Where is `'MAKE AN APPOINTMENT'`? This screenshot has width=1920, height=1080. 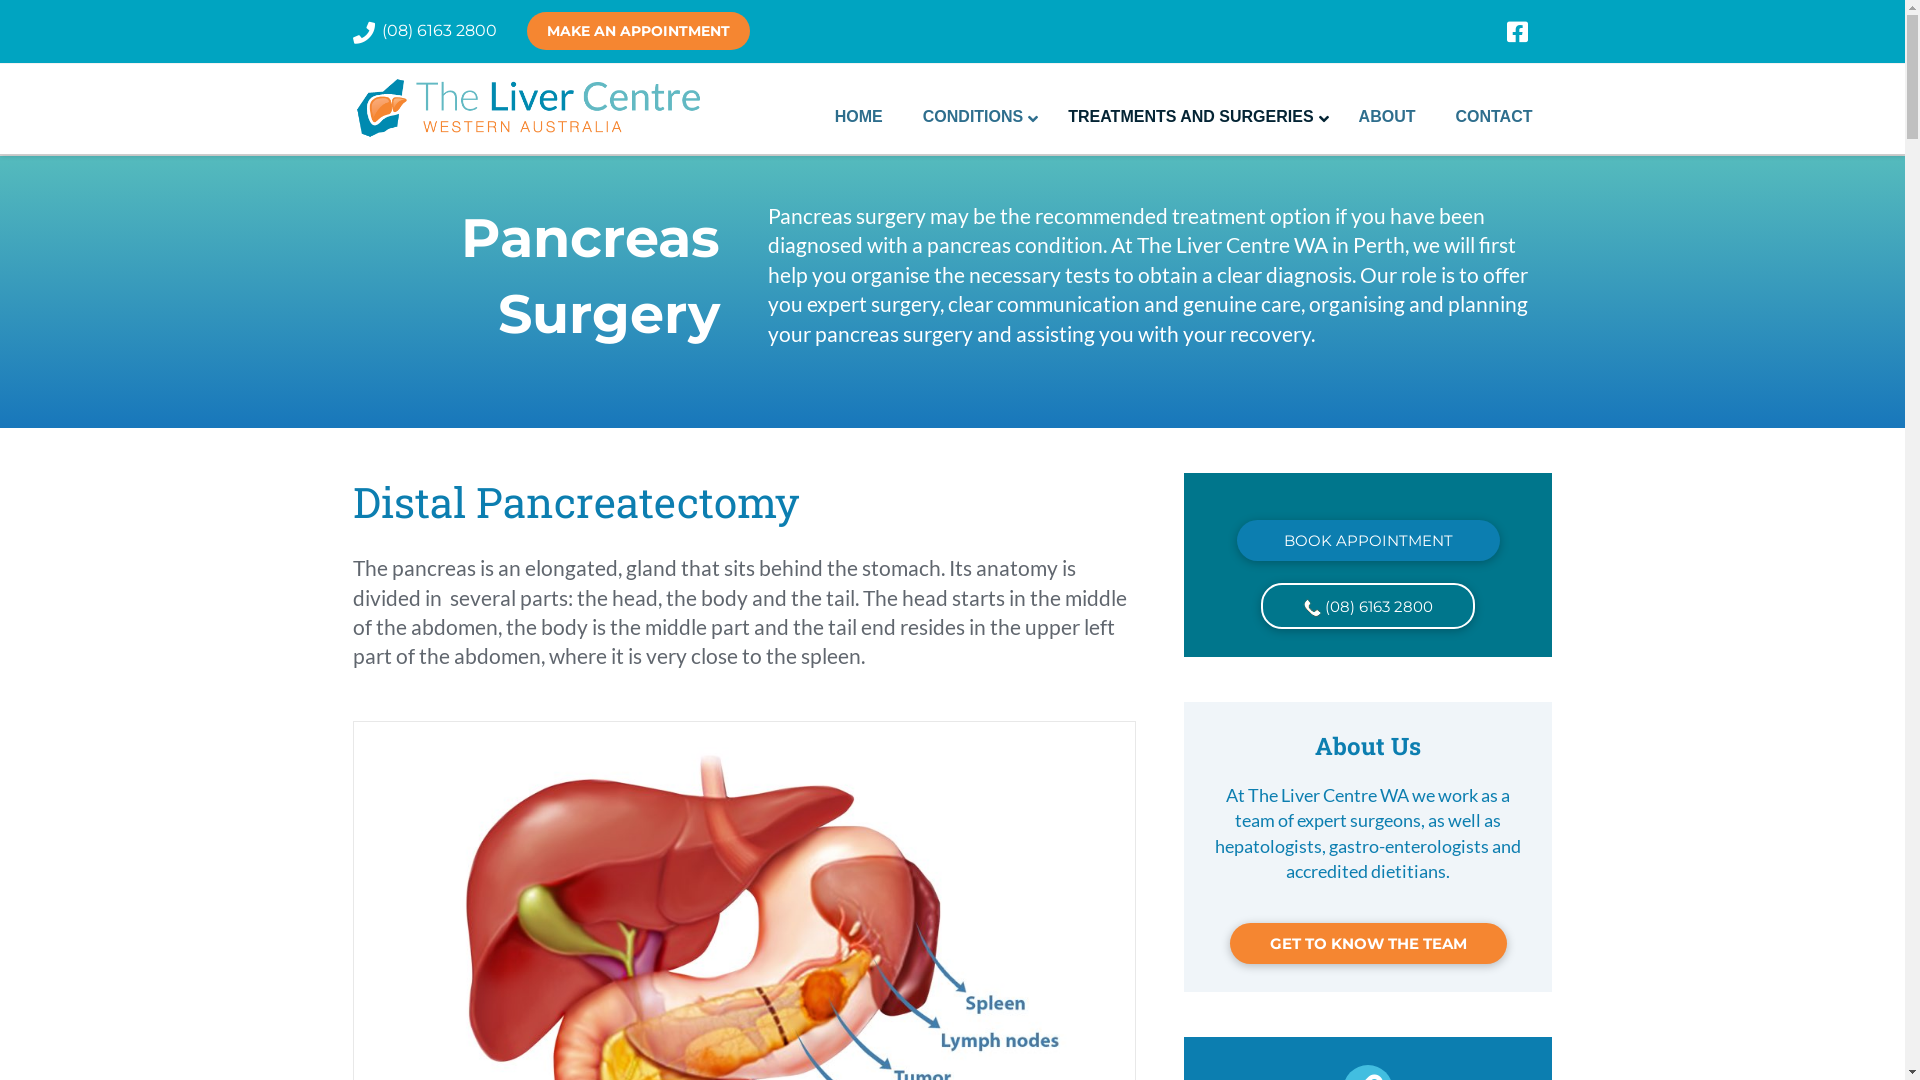 'MAKE AN APPOINTMENT' is located at coordinates (636, 30).